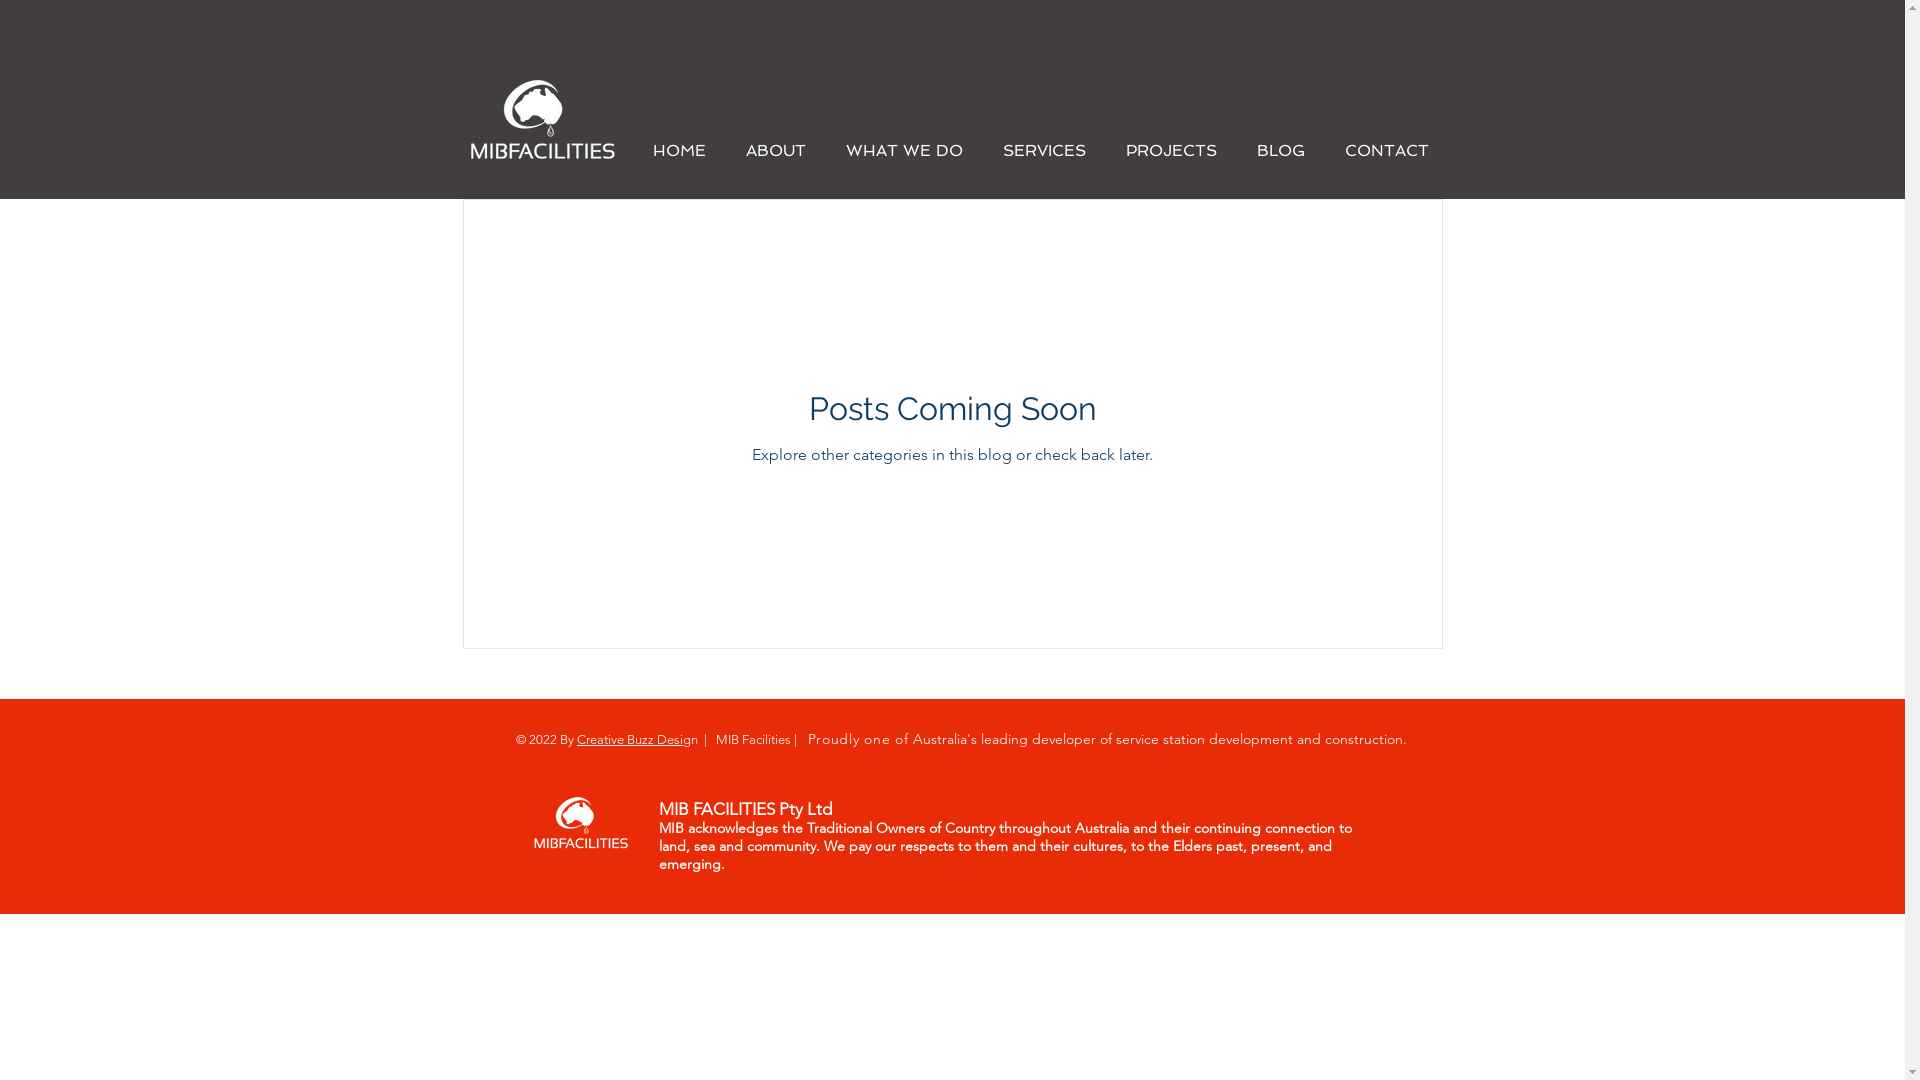 The height and width of the screenshot is (1080, 1920). What do you see at coordinates (690, 739) in the screenshot?
I see `'gn'` at bounding box center [690, 739].